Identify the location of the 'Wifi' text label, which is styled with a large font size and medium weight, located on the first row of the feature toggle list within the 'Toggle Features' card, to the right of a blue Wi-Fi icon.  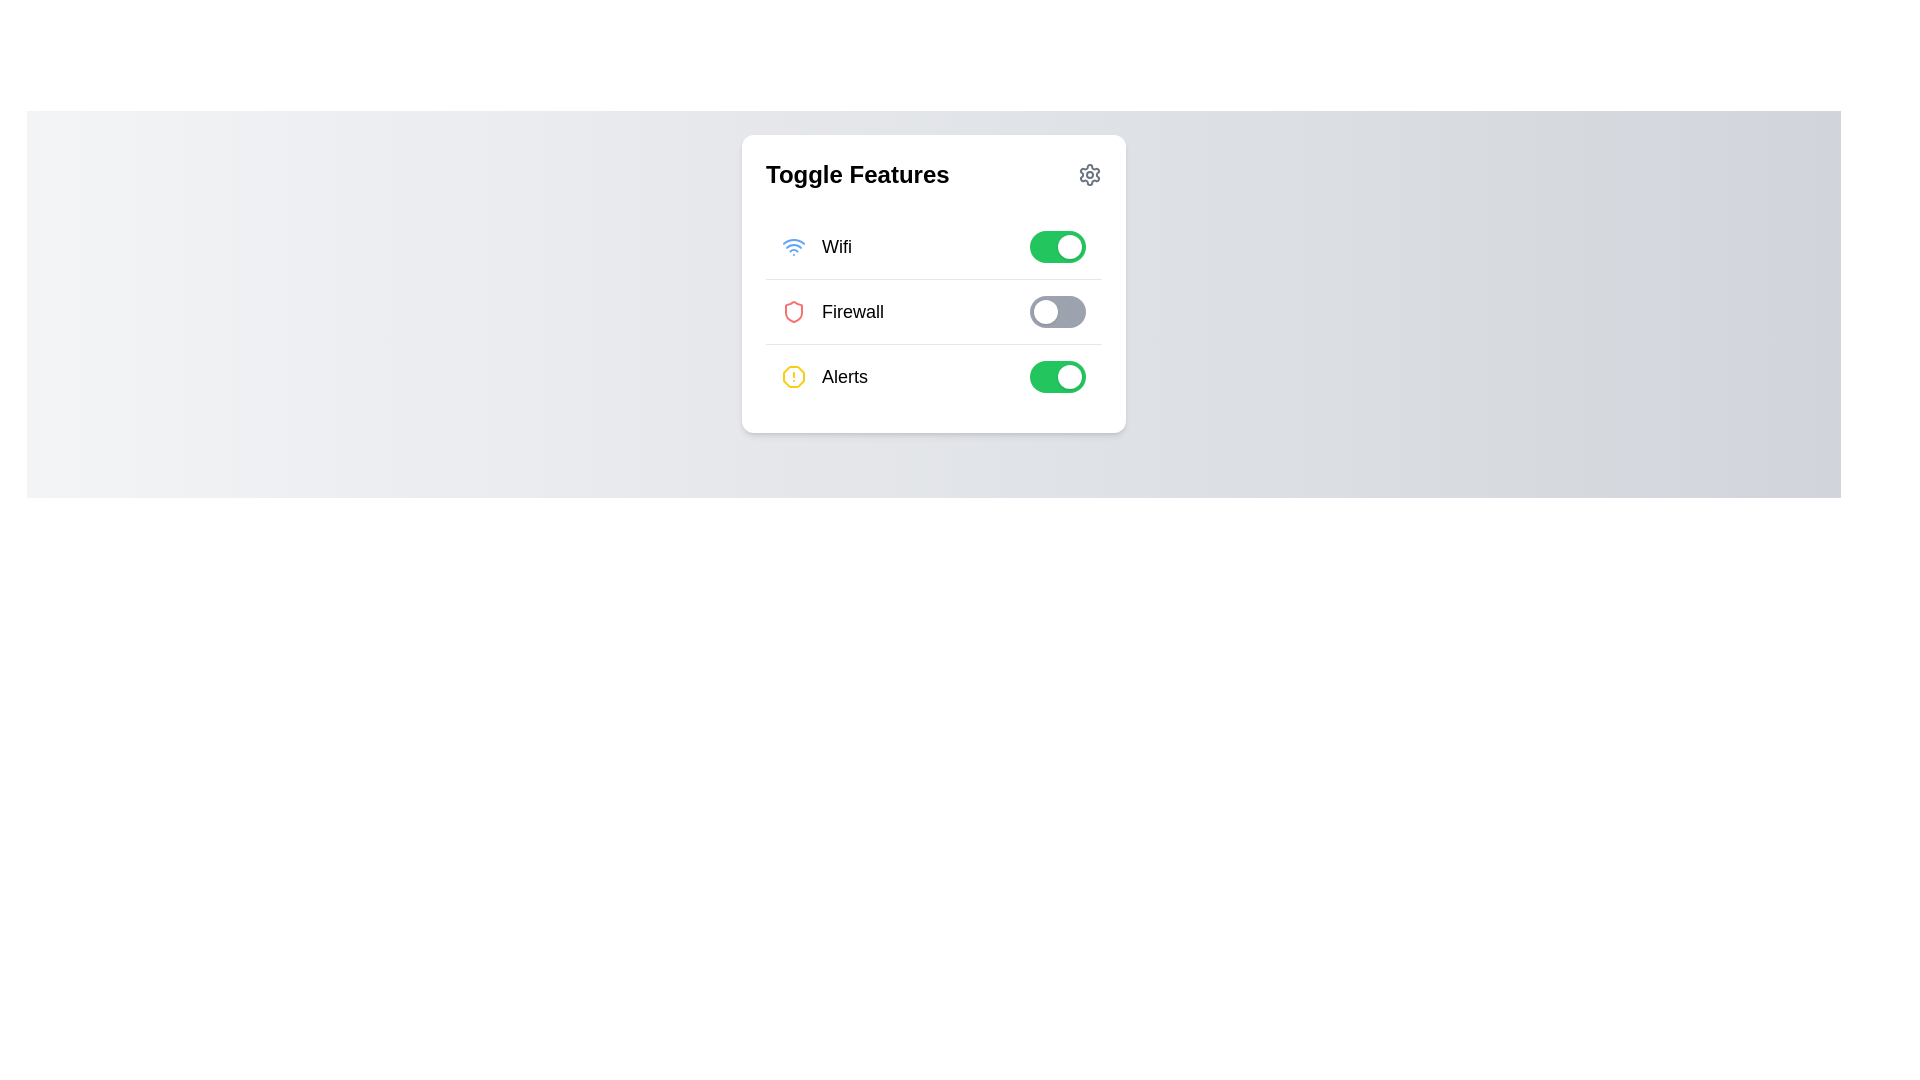
(836, 245).